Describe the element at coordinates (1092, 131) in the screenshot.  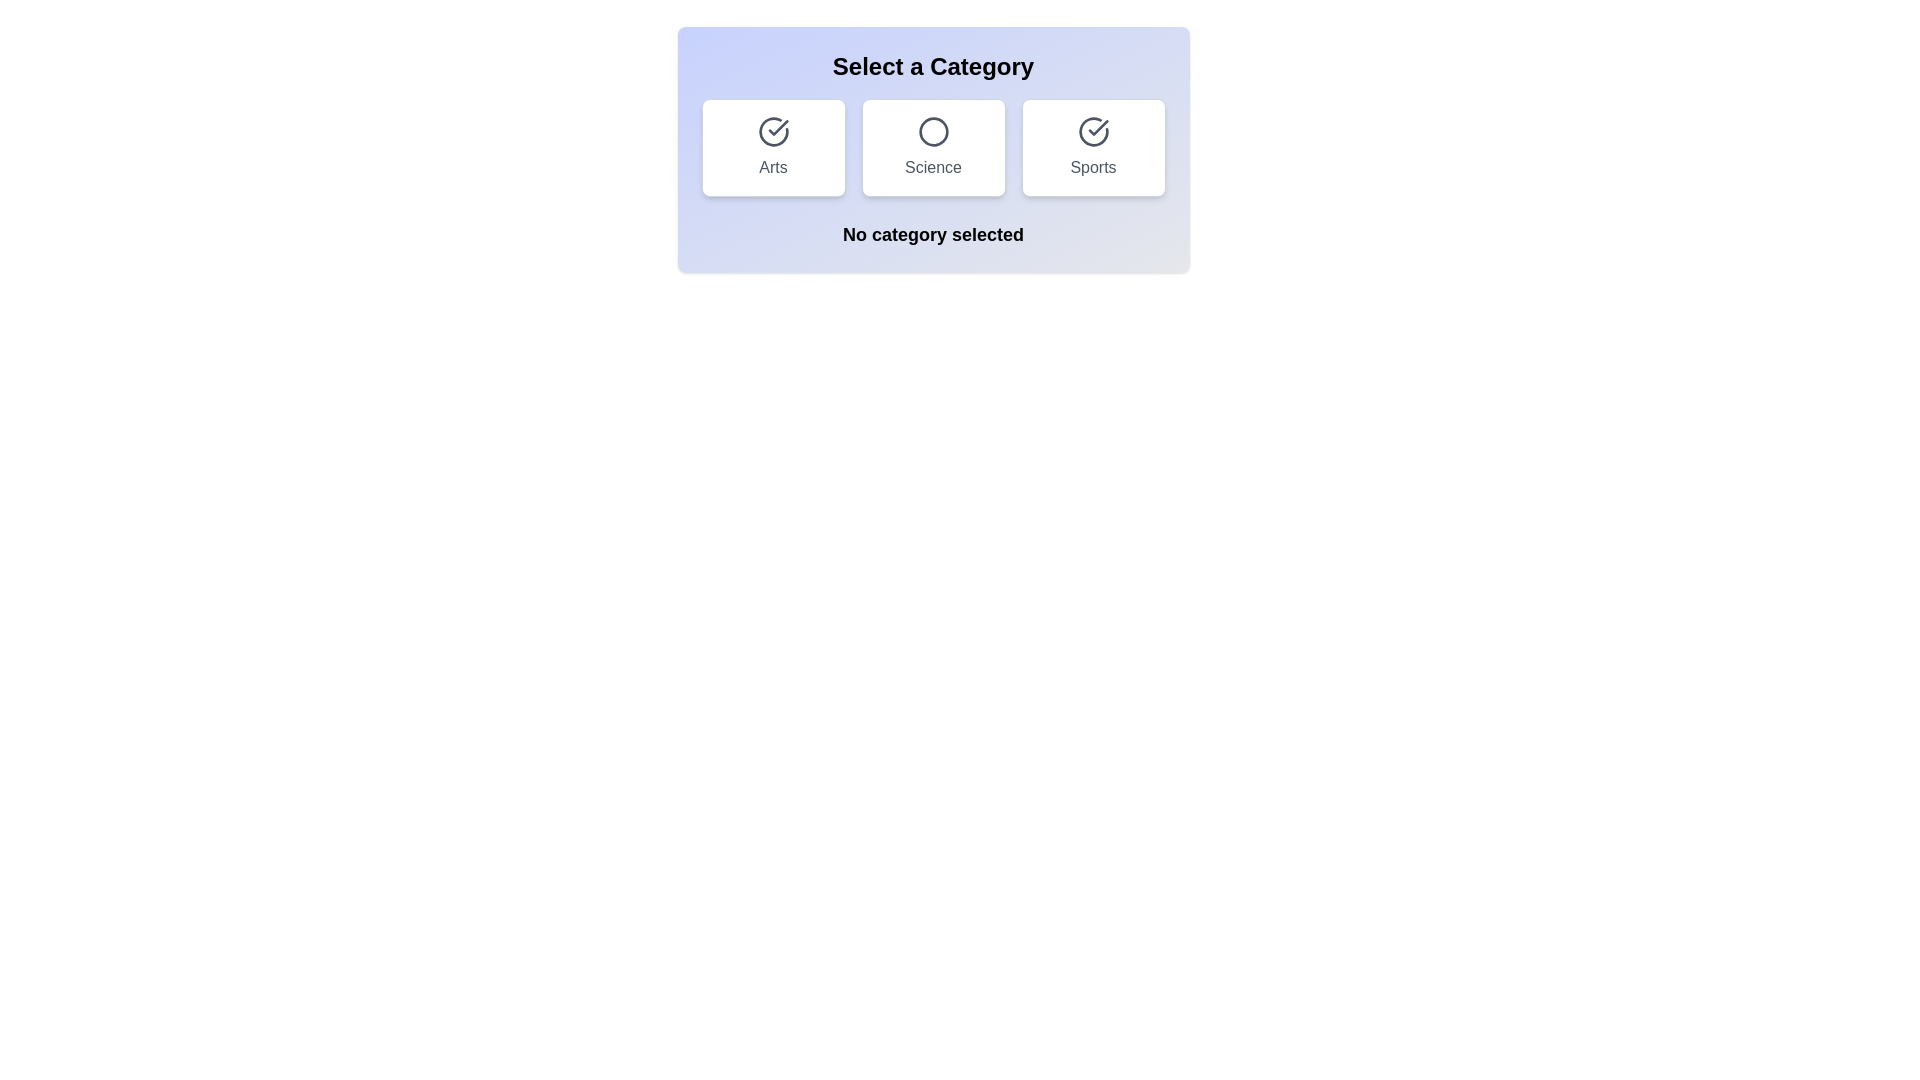
I see `the selection indication by clicking on the circular checkmark icon located at the top section of the 'Sports' category card` at that location.